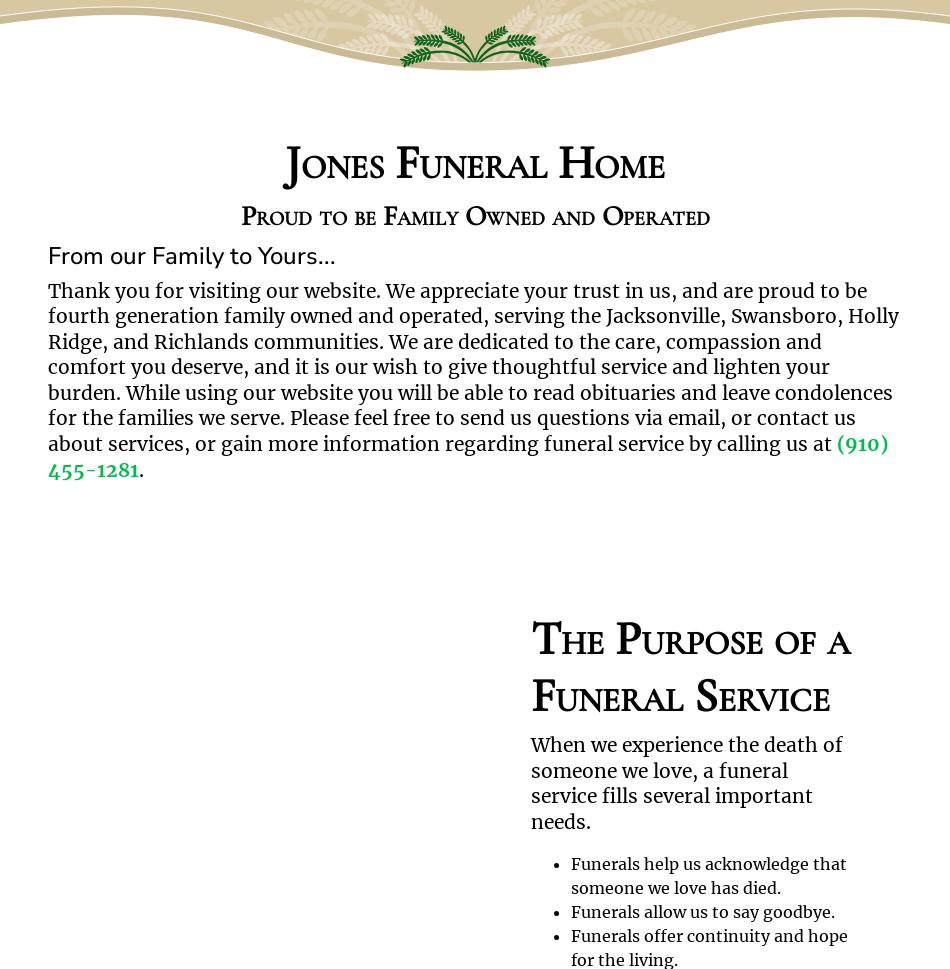 This screenshot has height=969, width=950. Describe the element at coordinates (571, 874) in the screenshot. I see `'Funerals help us acknowledge that someone we love has died.'` at that location.